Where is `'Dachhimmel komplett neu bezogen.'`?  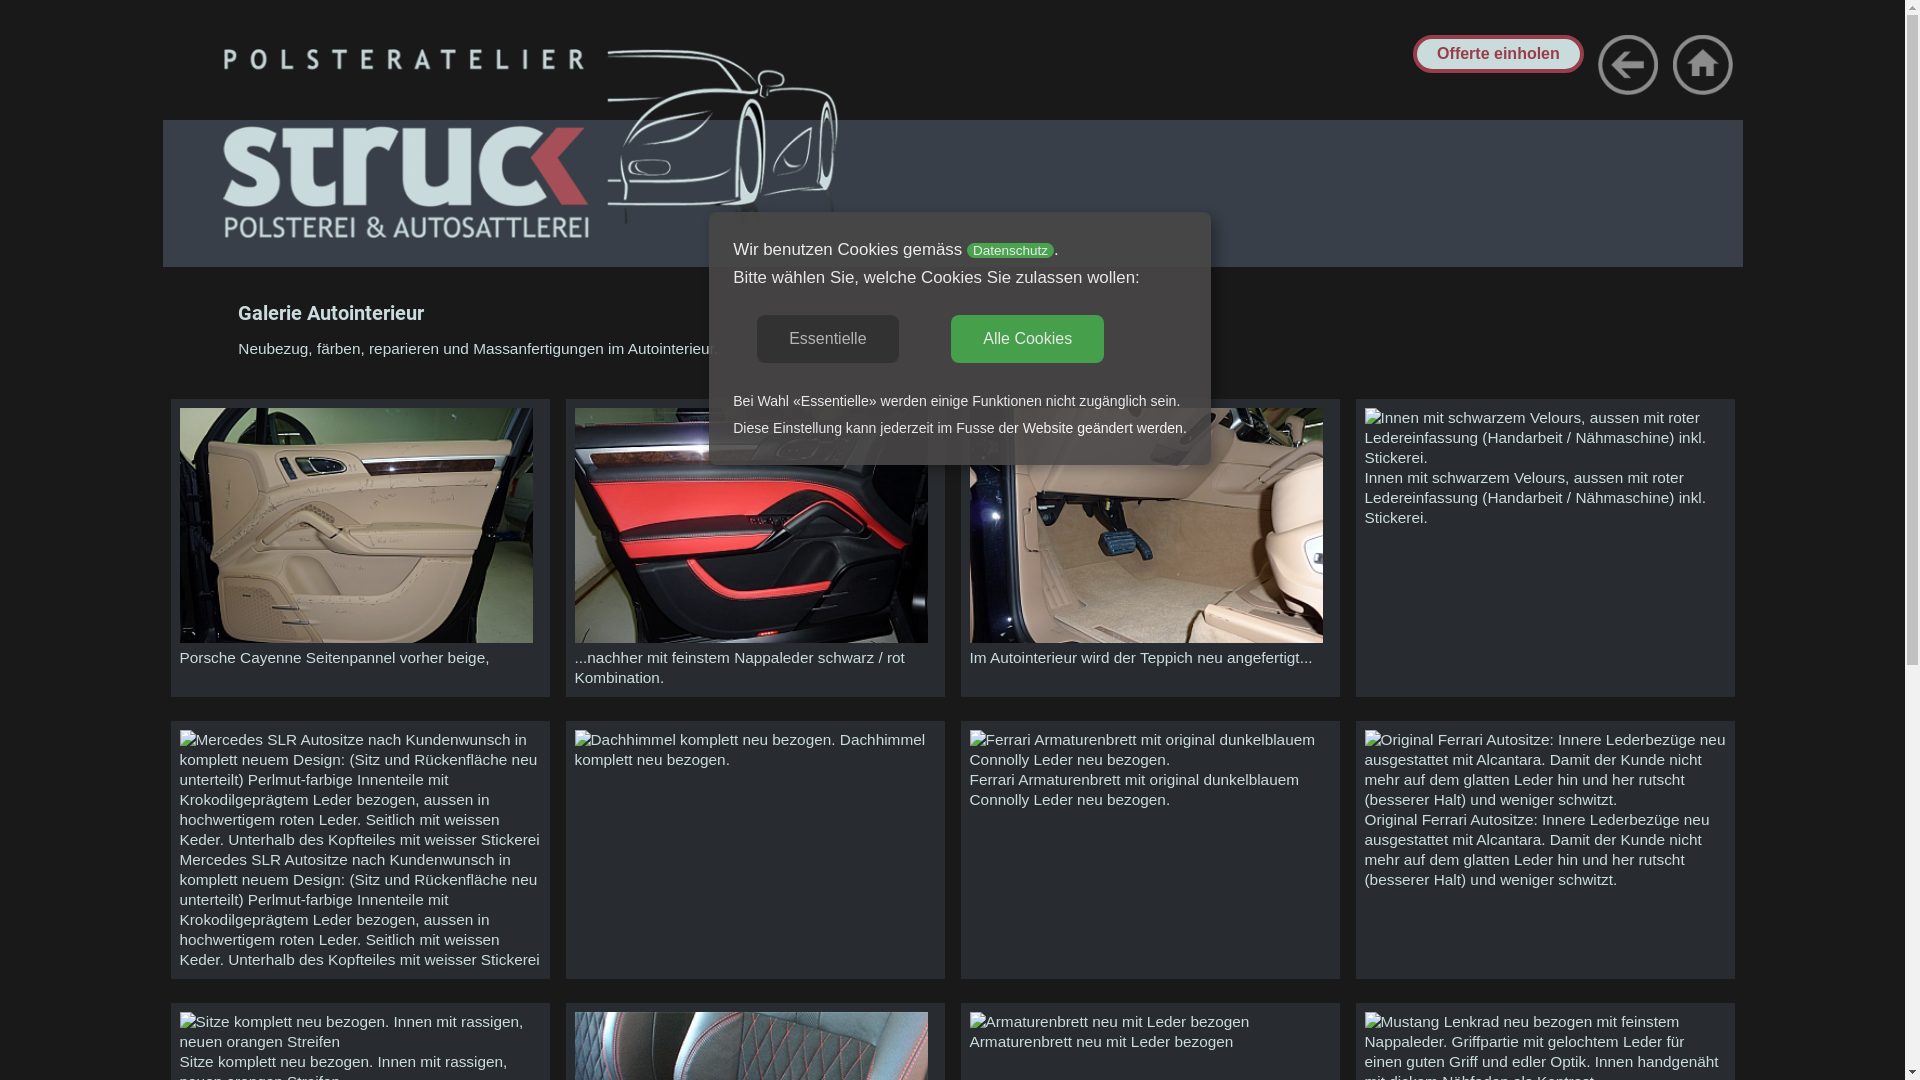
'Dachhimmel komplett neu bezogen.' is located at coordinates (573, 739).